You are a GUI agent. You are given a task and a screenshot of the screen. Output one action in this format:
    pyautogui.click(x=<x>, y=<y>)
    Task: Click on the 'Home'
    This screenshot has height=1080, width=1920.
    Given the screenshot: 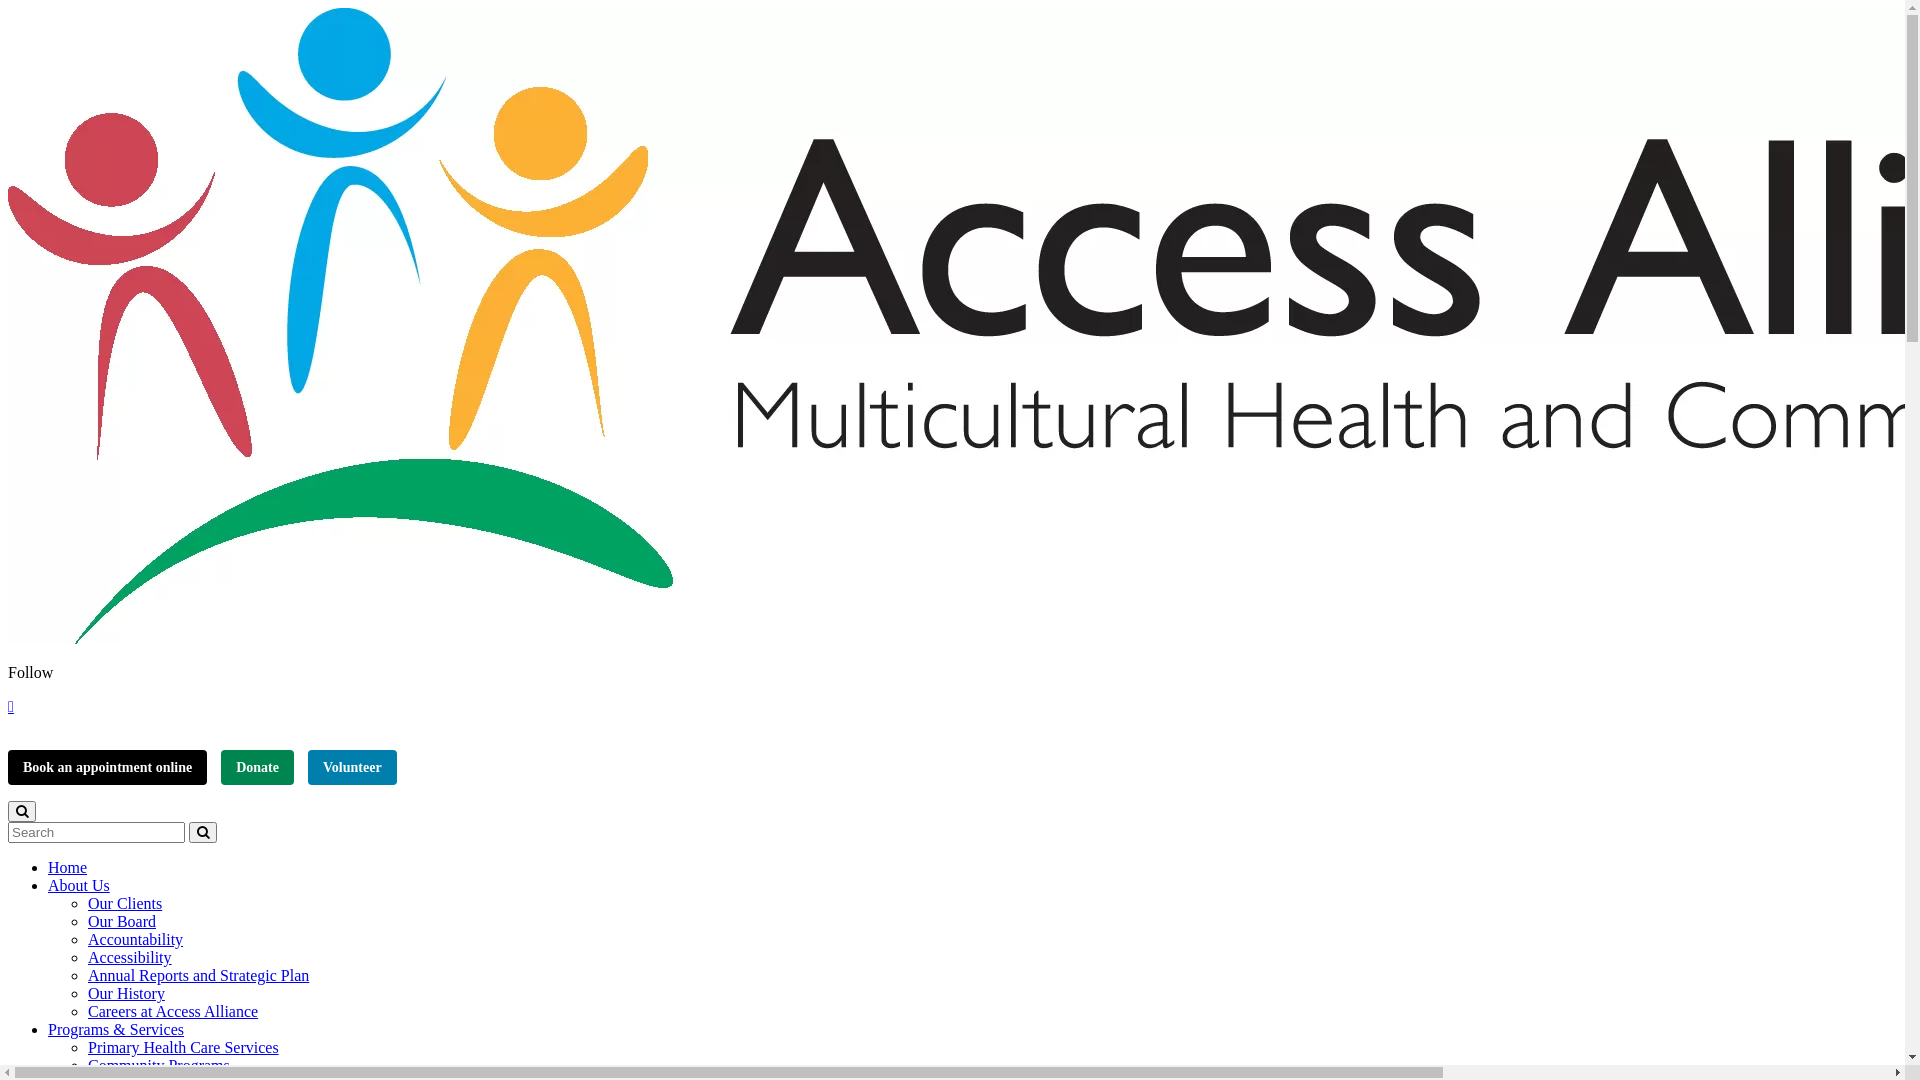 What is the action you would take?
    pyautogui.click(x=67, y=866)
    